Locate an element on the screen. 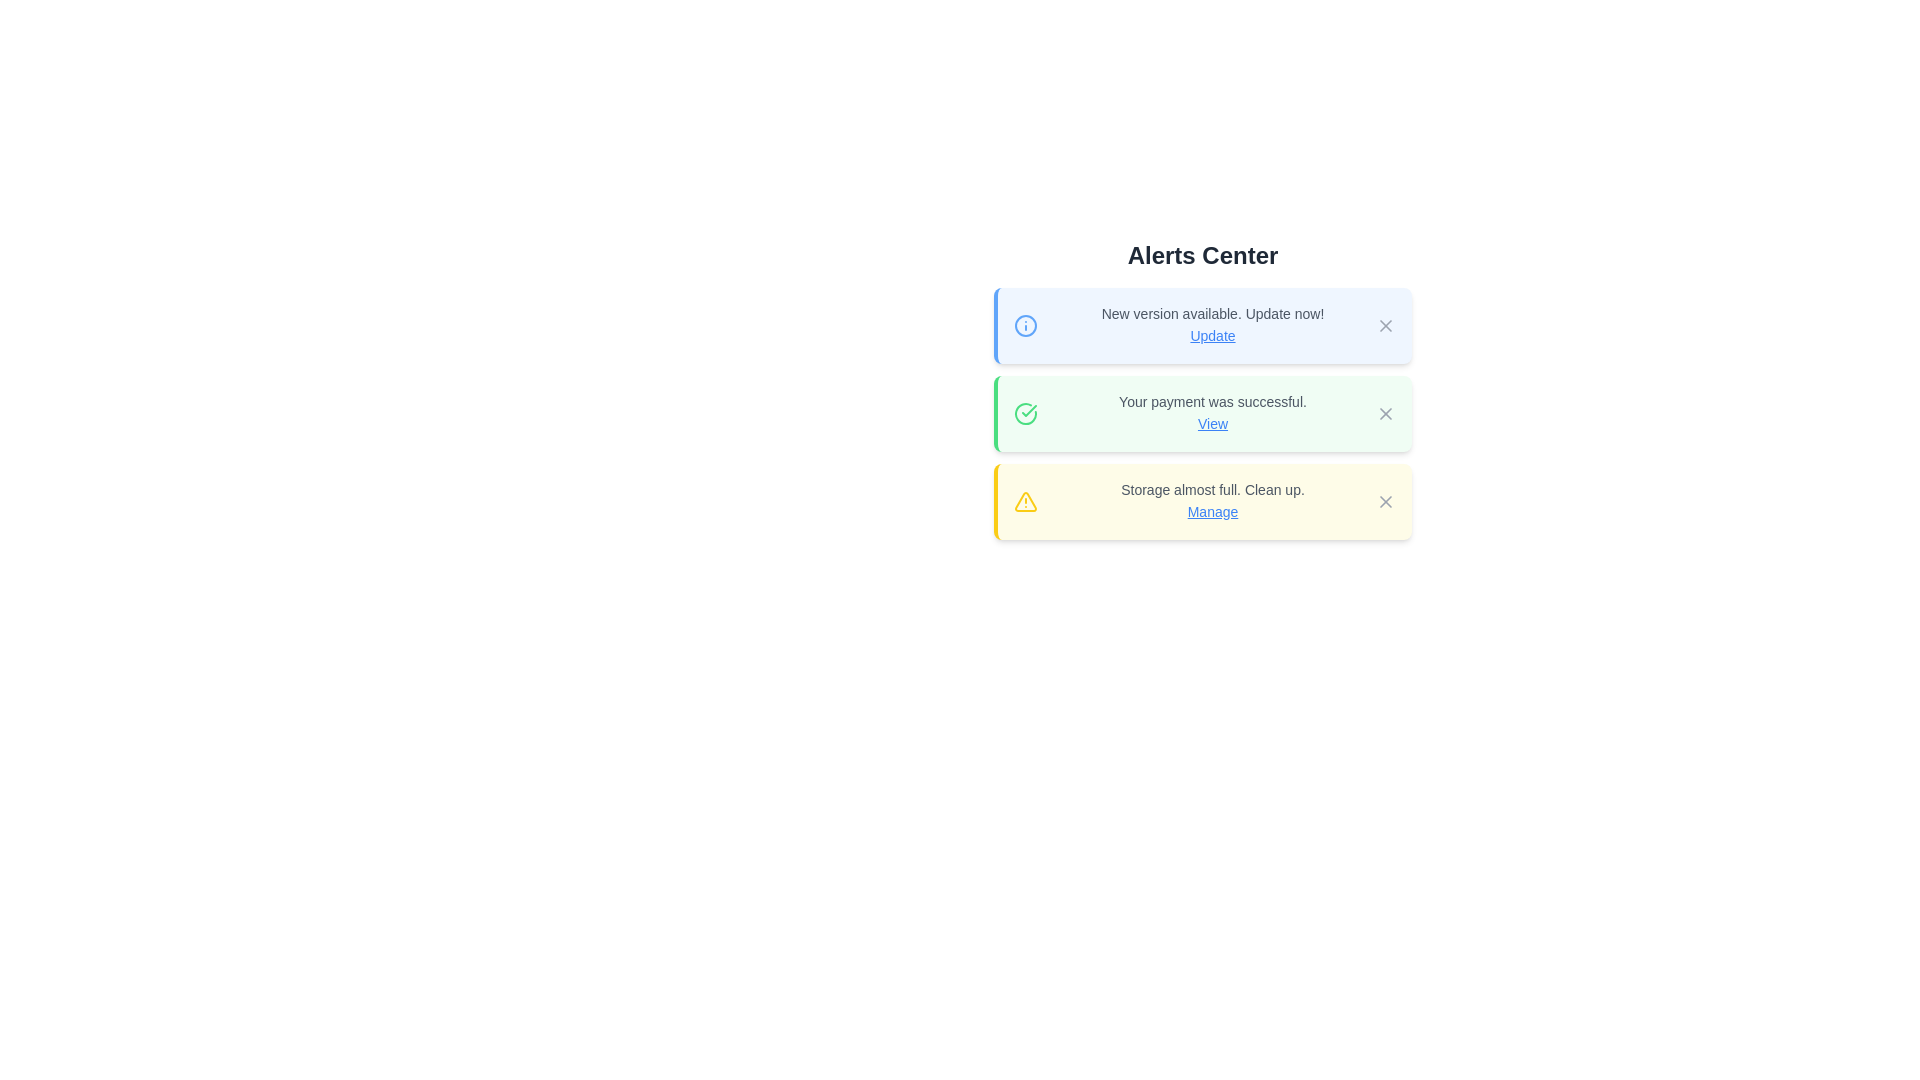 This screenshot has height=1080, width=1920. the second notification card in the Alerts Center section, which has a green background and contains the message 'Your payment was successful.' is located at coordinates (1202, 389).